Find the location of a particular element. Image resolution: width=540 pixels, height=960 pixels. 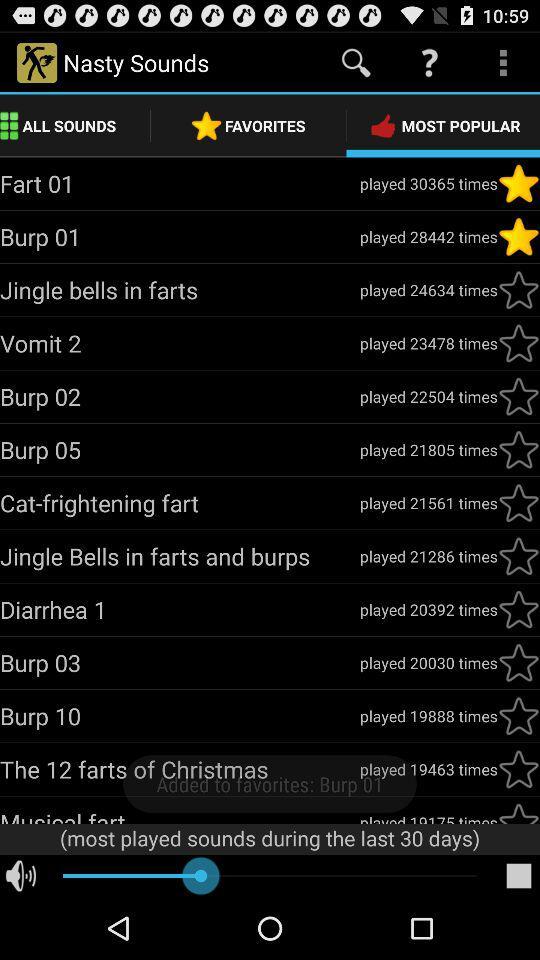

item next to played 20392 times is located at coordinates (179, 608).